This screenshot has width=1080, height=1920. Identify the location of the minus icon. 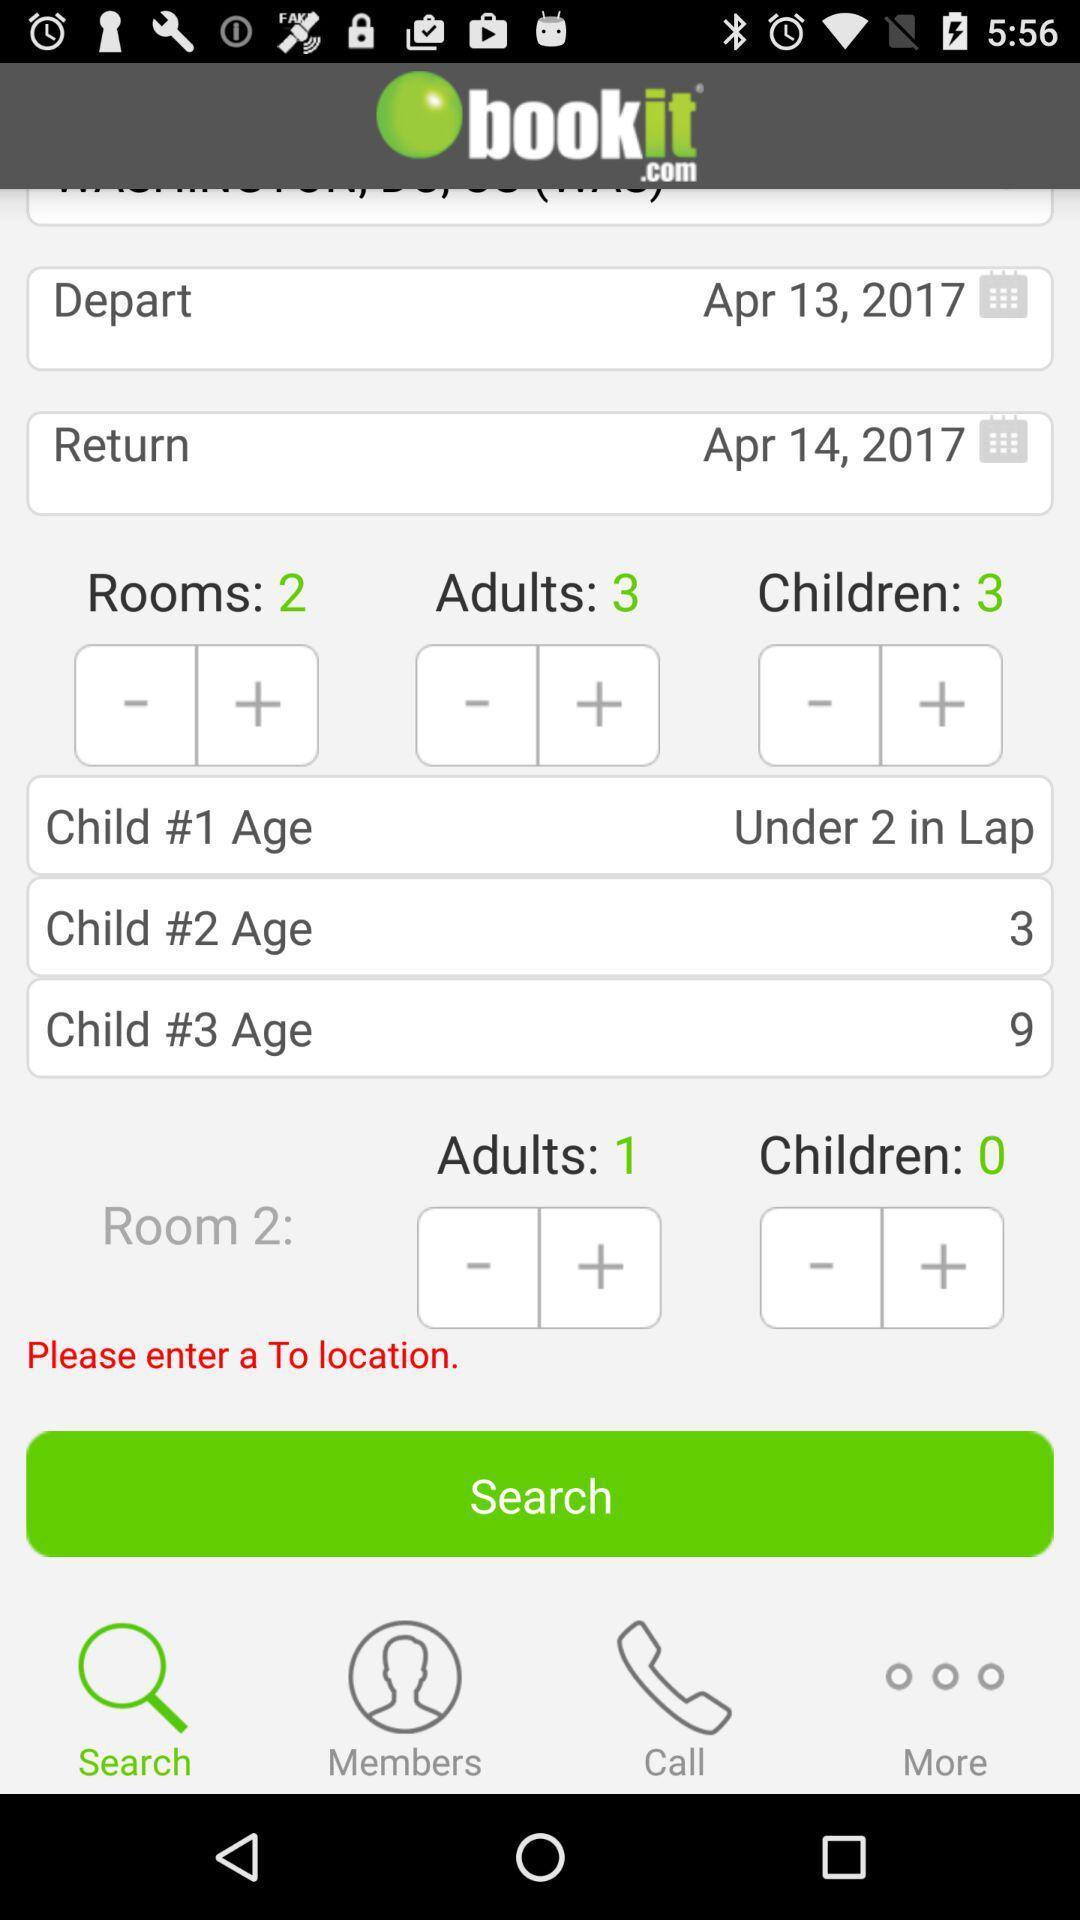
(819, 753).